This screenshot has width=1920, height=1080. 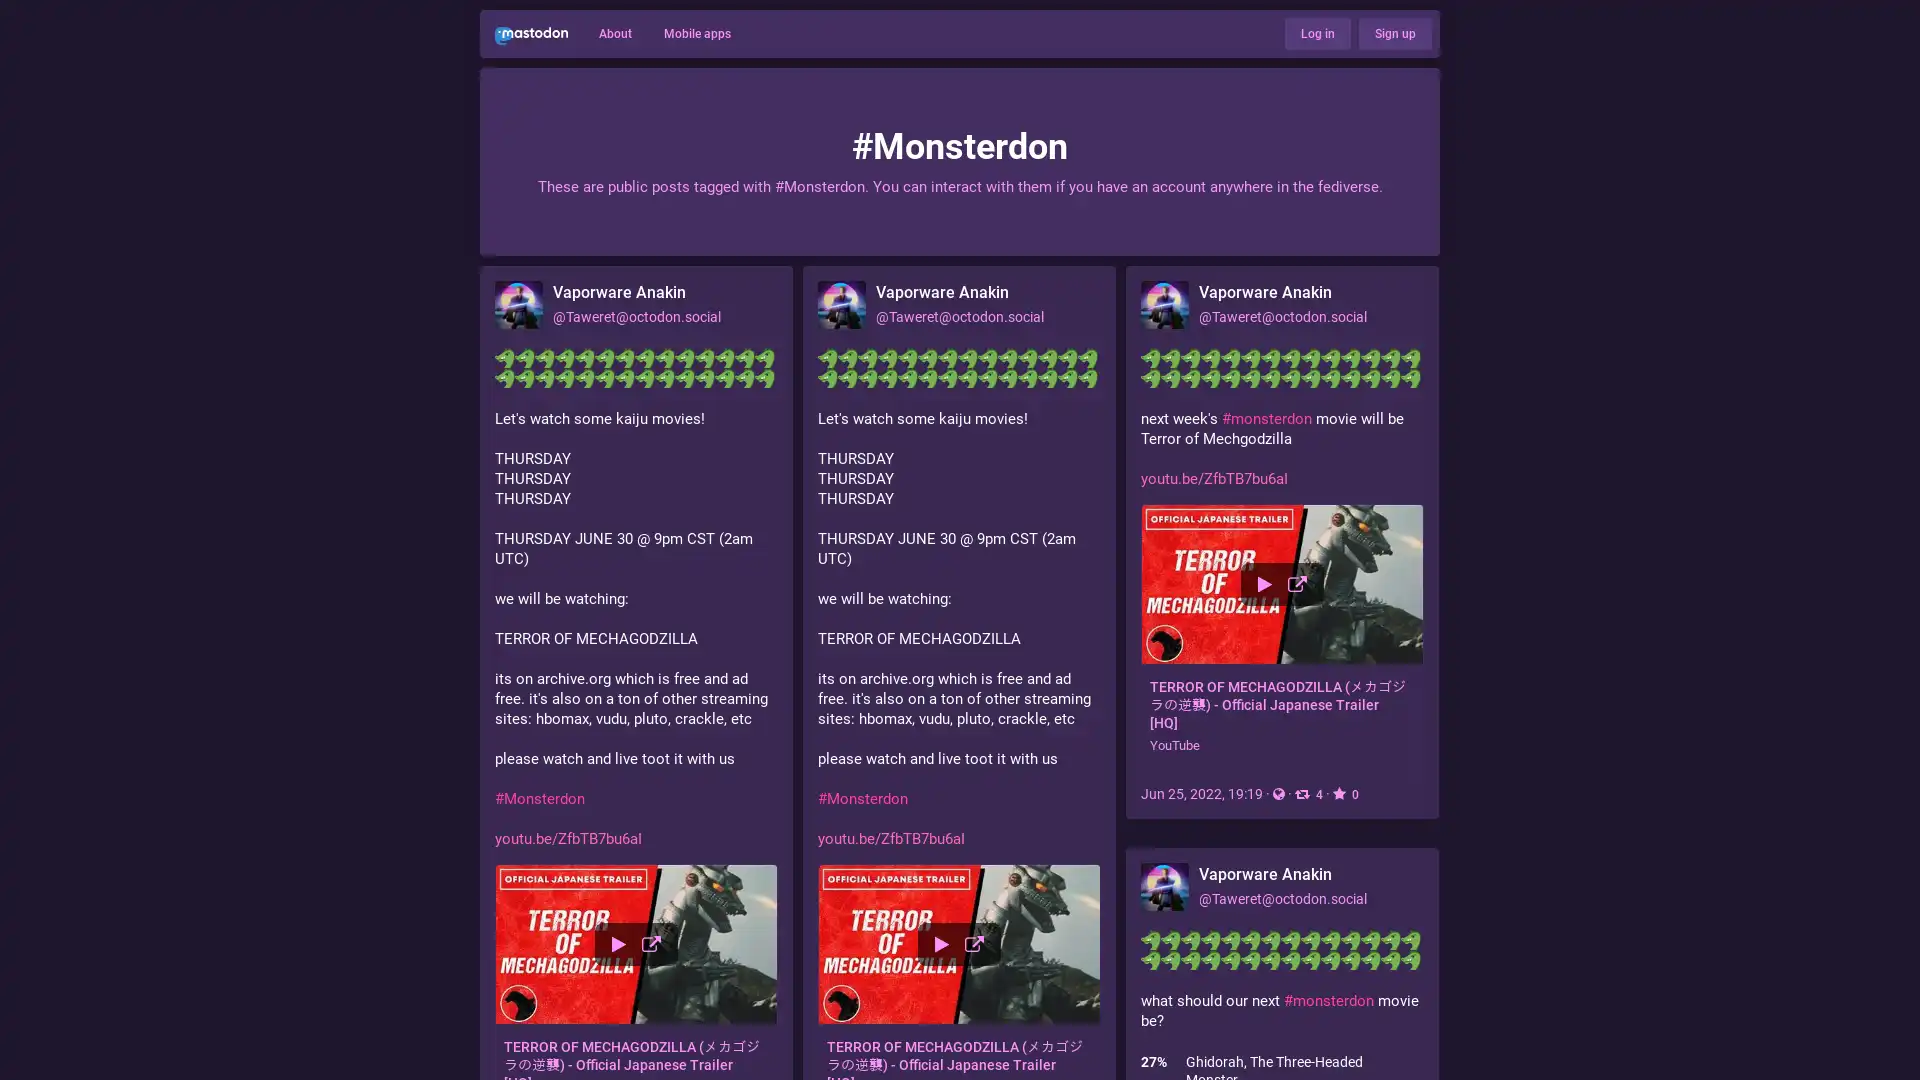 What do you see at coordinates (1282, 636) in the screenshot?
I see `TERROR OF MECHAGODZILLA () - Official Japanese Trailer [HQ] YouTube` at bounding box center [1282, 636].